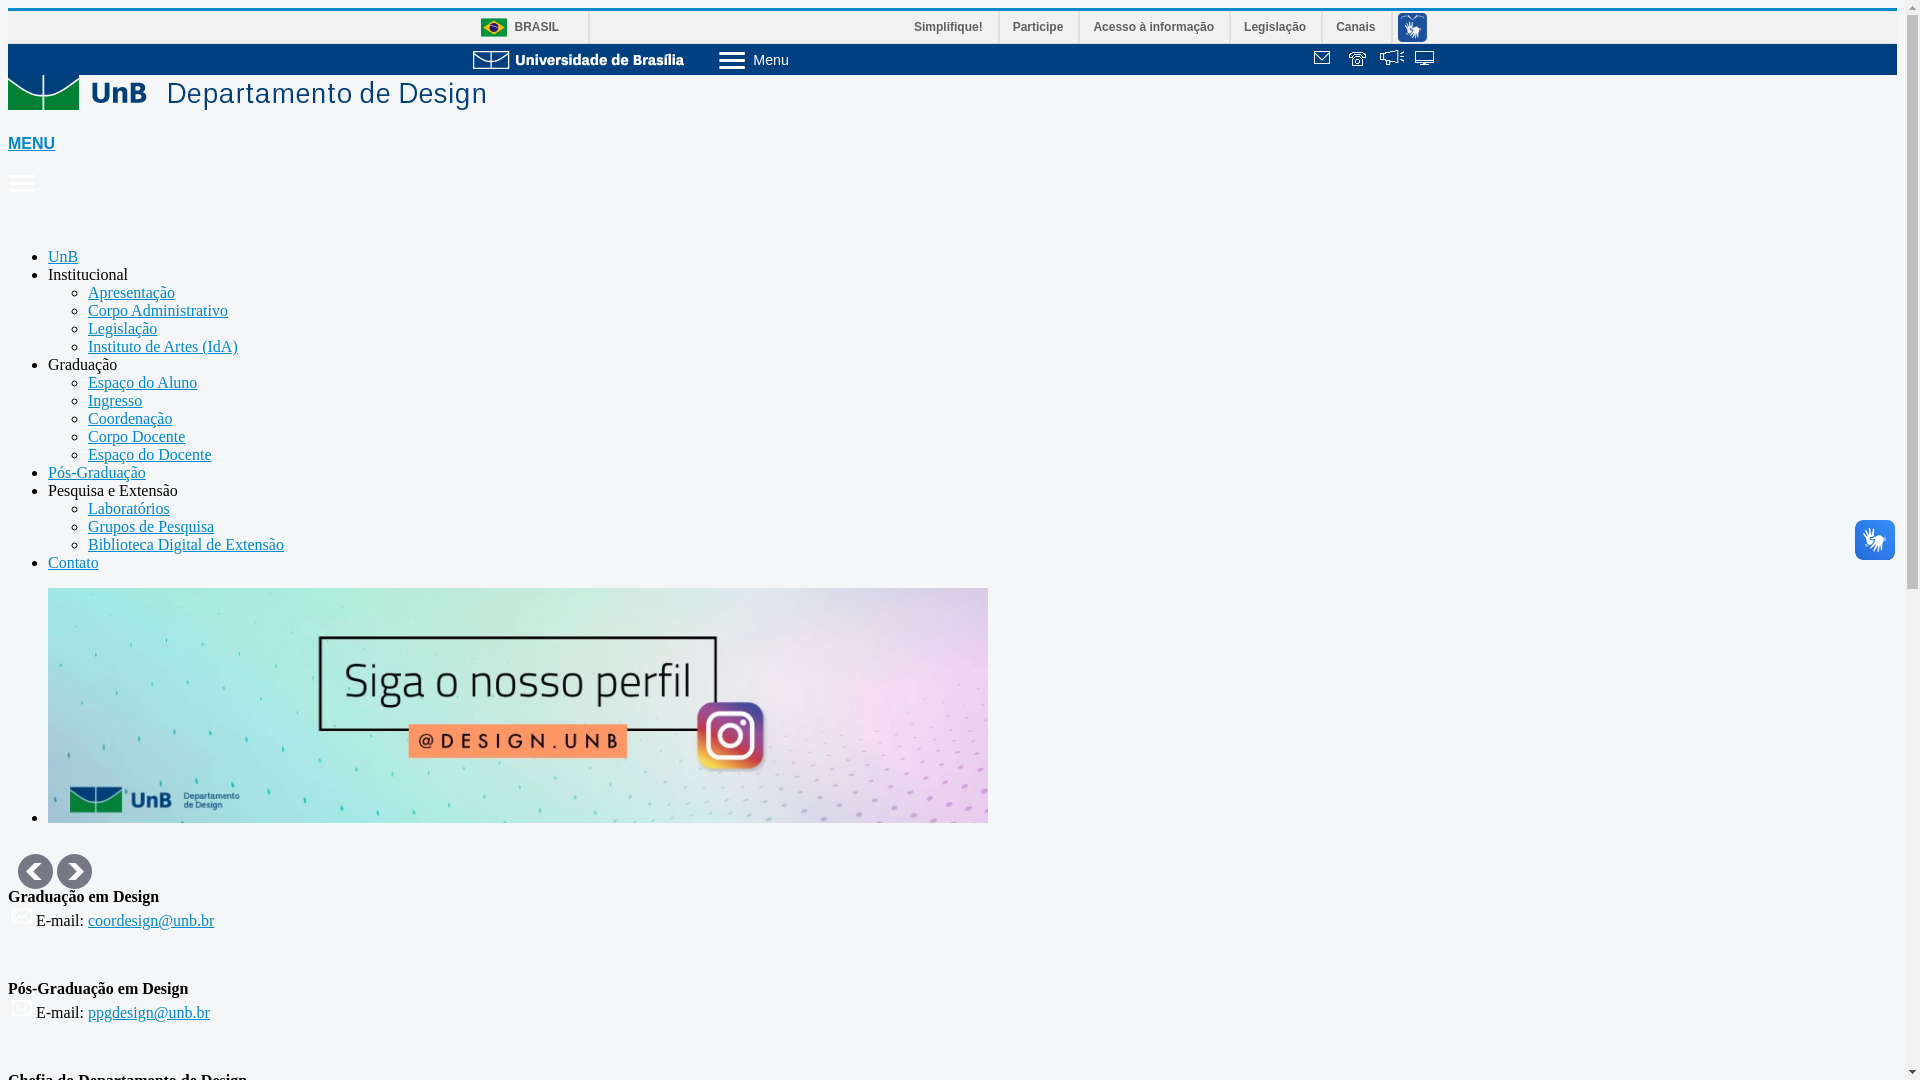 The image size is (1920, 1080). Describe the element at coordinates (135, 435) in the screenshot. I see `'Corpo Docente'` at that location.